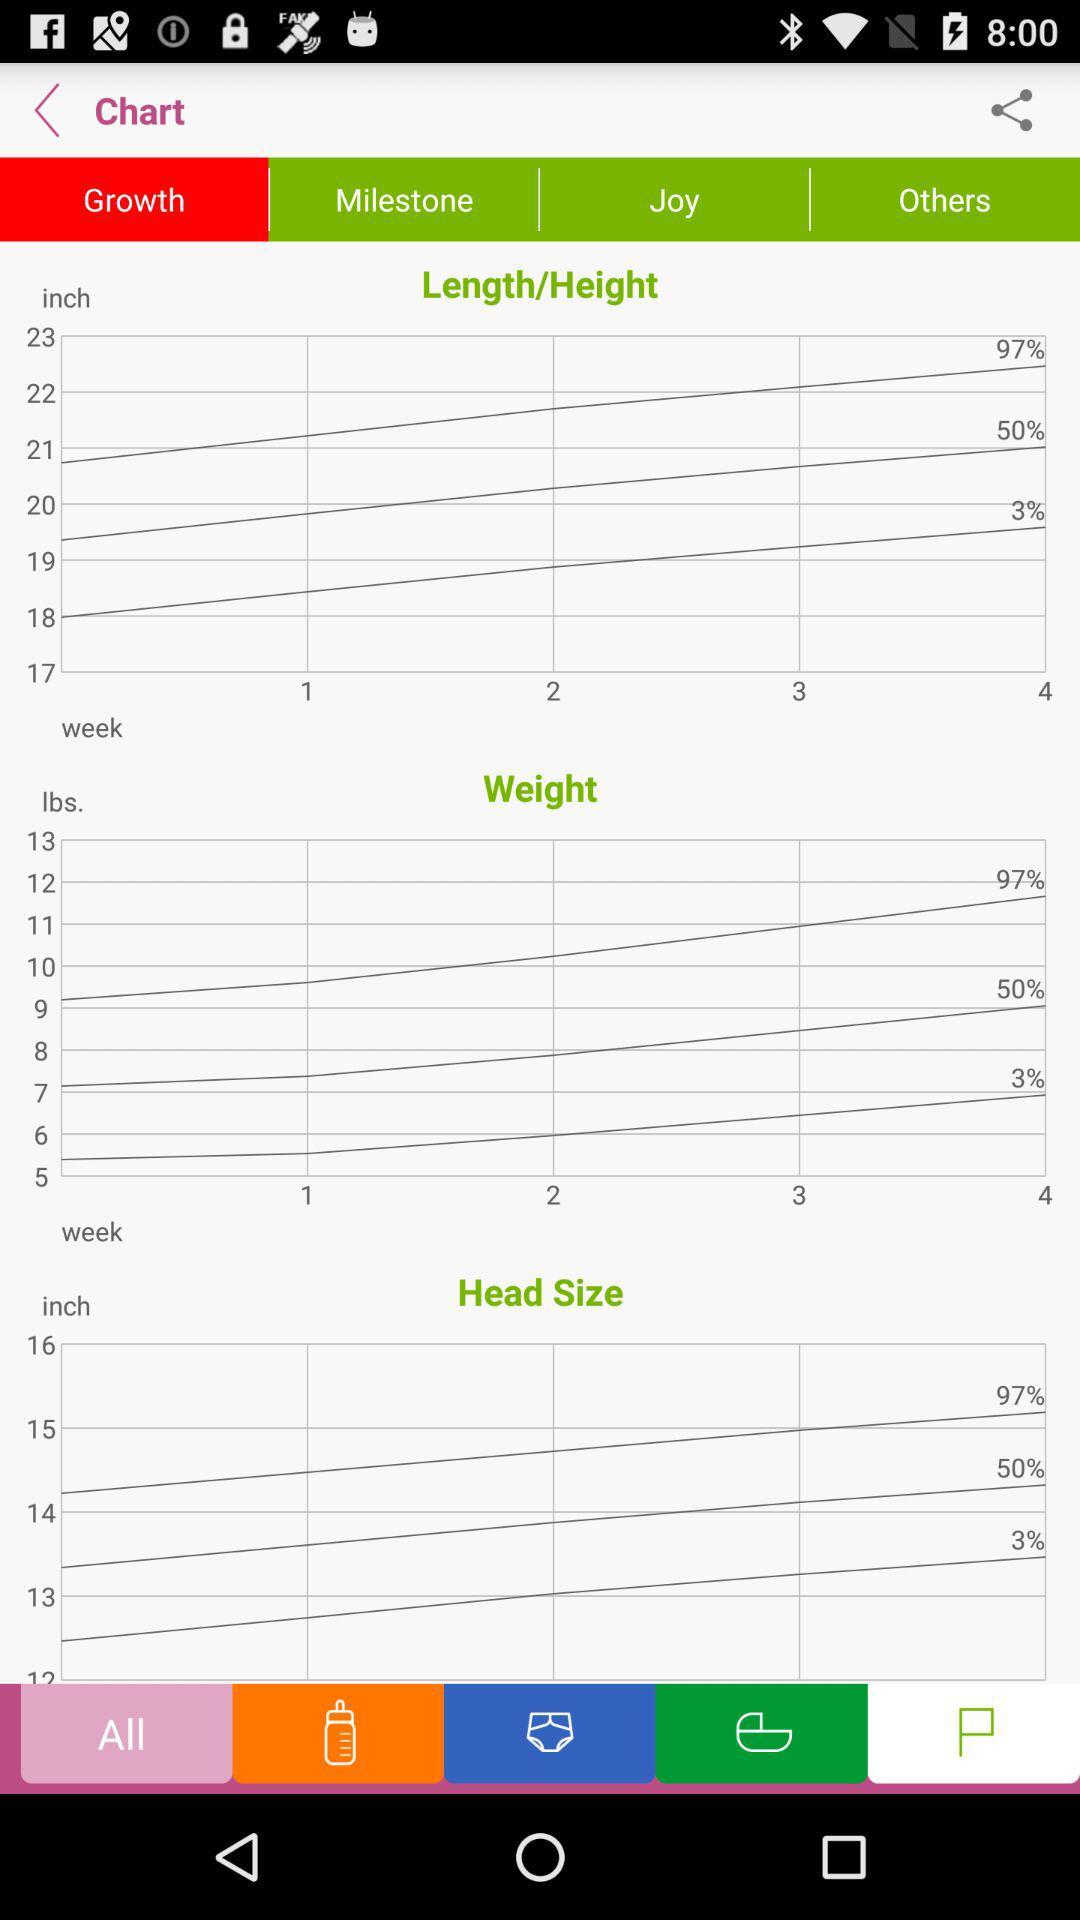 This screenshot has height=1920, width=1080. I want to click on see diapers, so click(549, 1737).